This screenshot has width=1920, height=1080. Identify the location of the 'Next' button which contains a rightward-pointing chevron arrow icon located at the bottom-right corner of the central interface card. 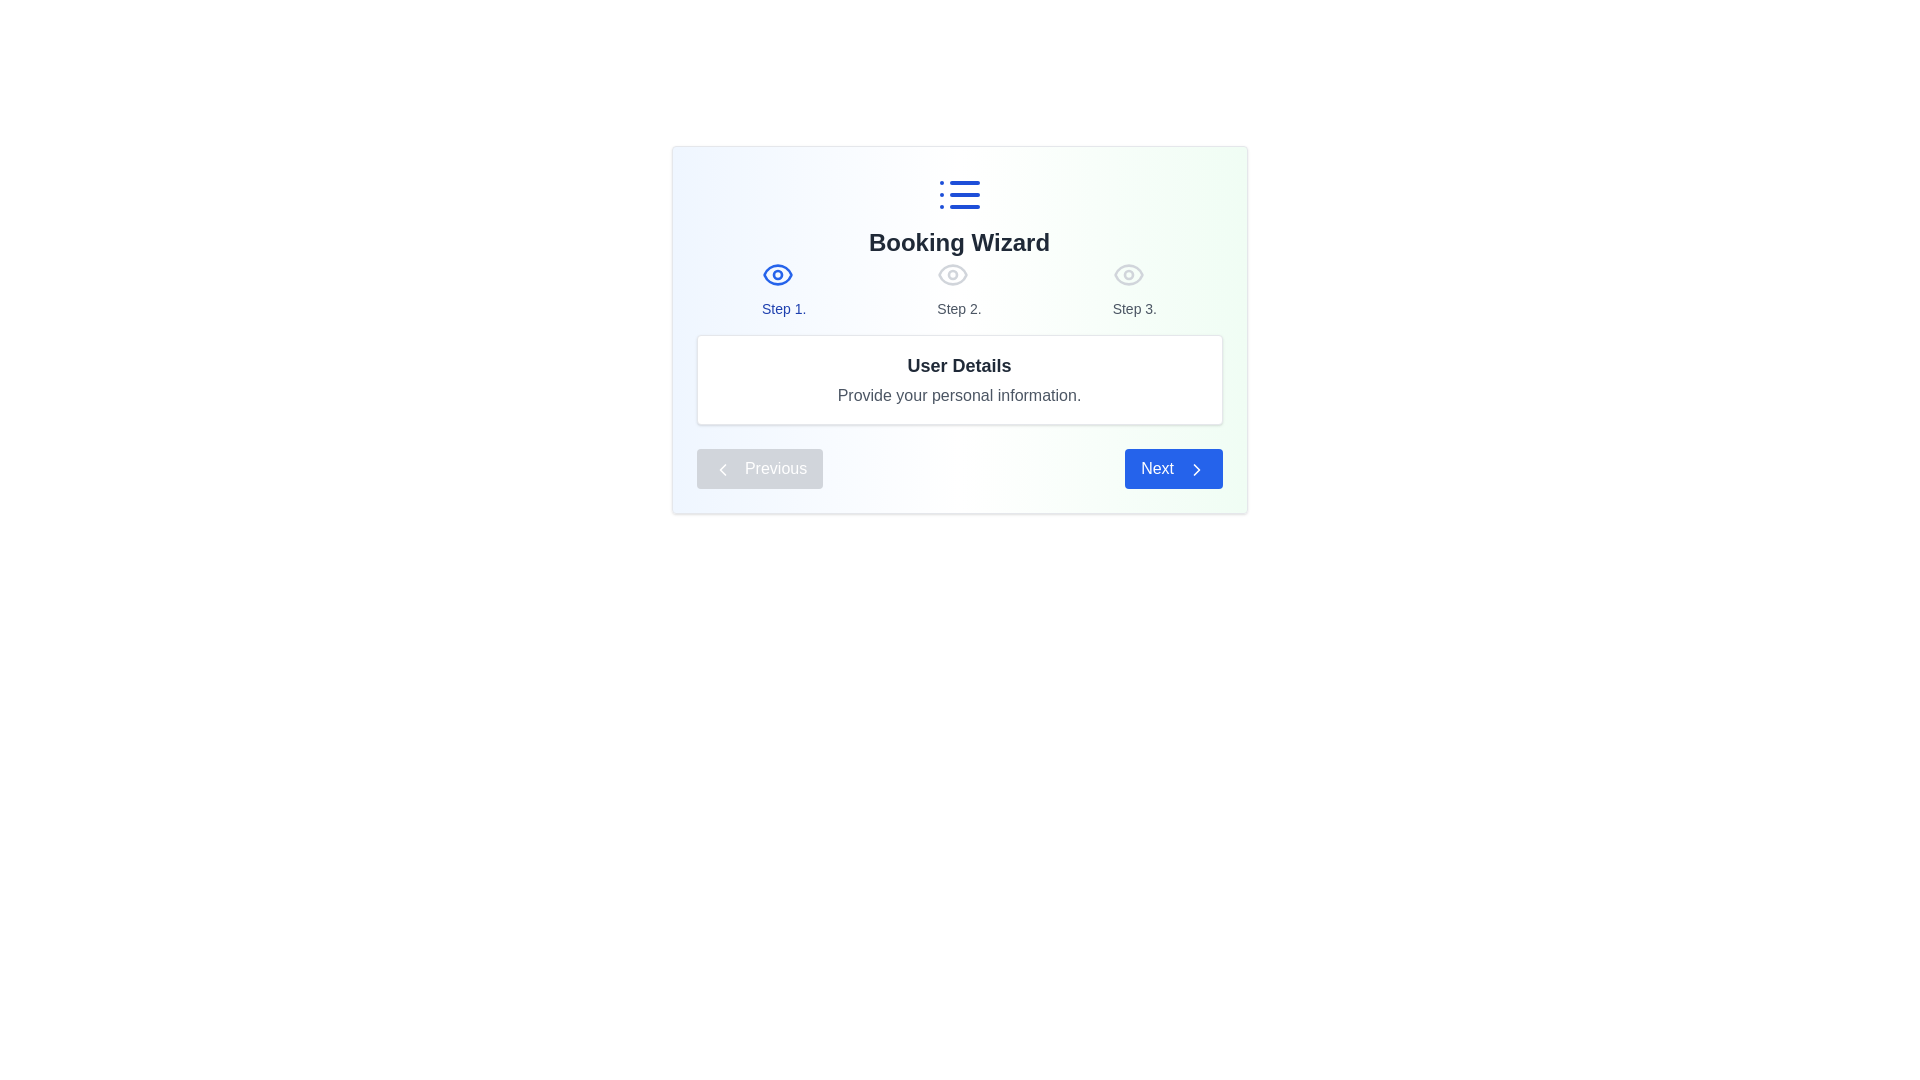
(1196, 469).